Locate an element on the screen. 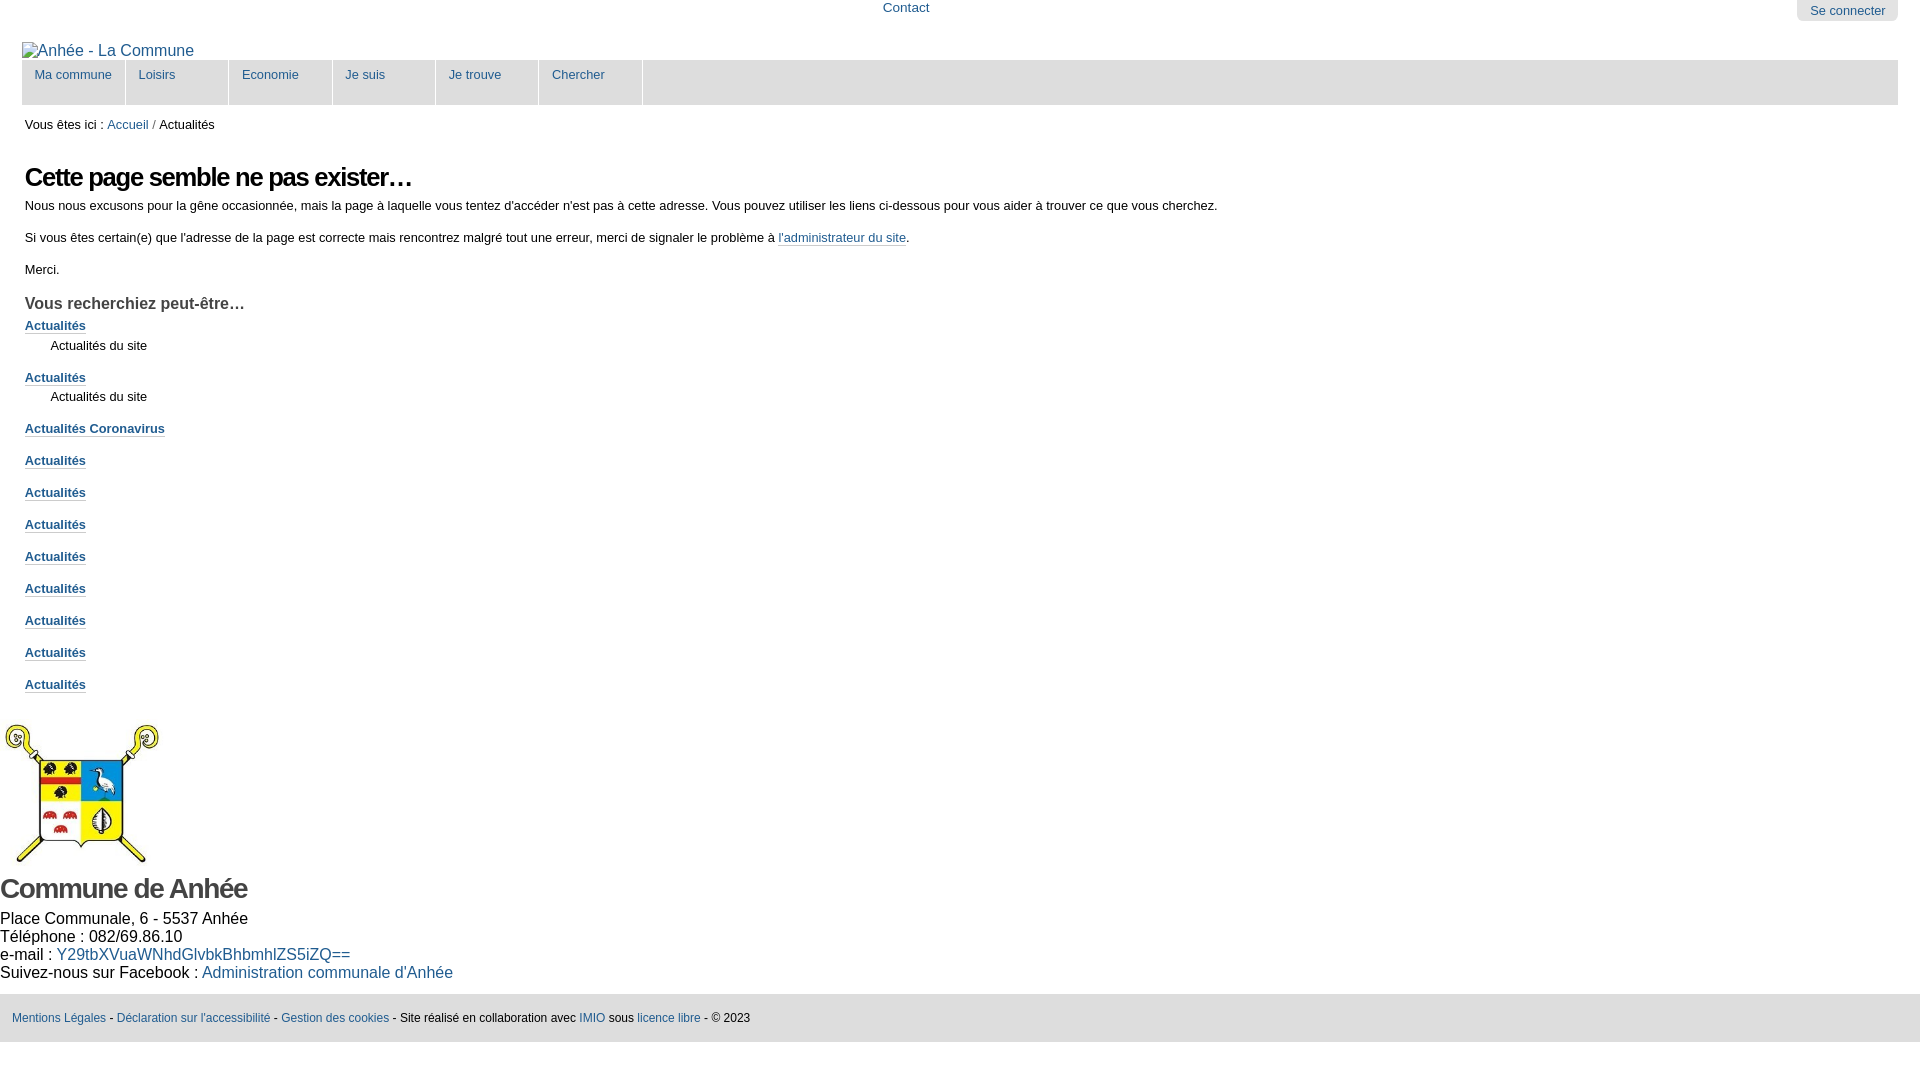  'Chercher' is located at coordinates (589, 80).